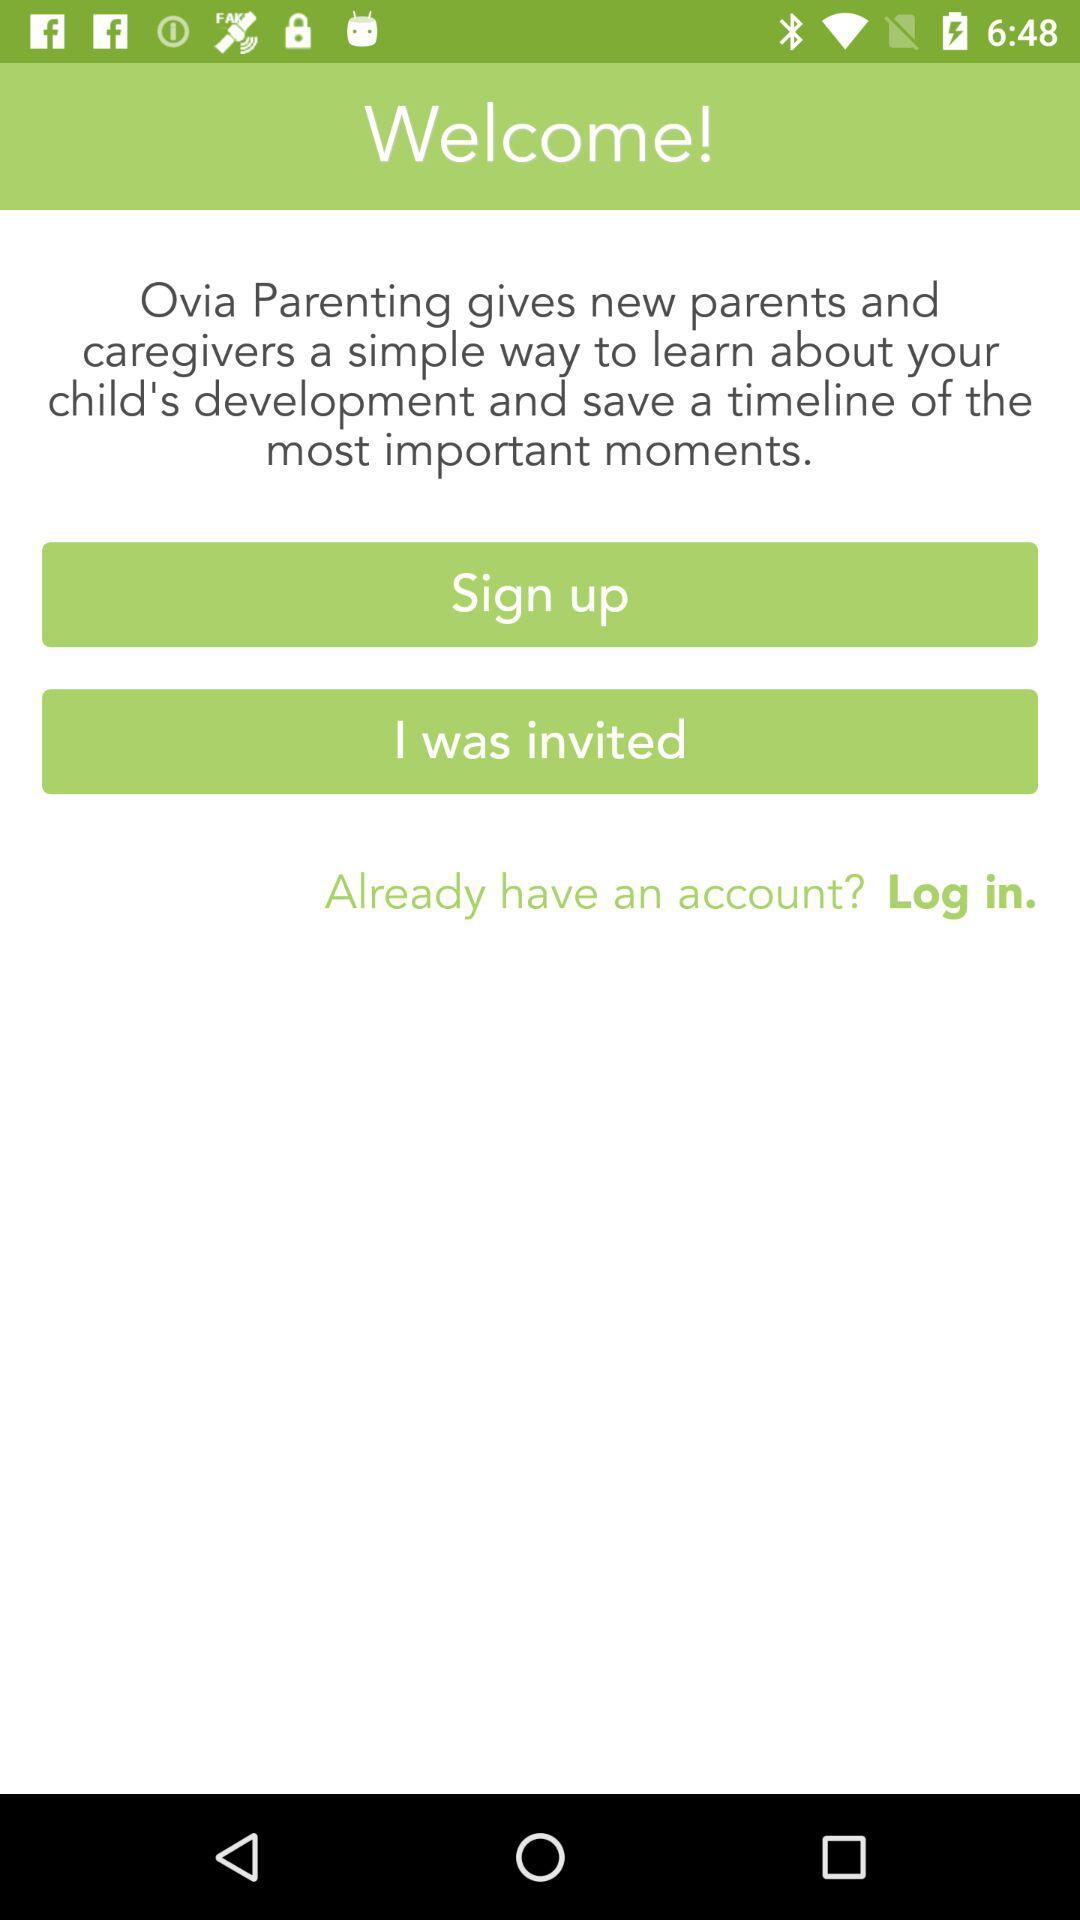 The image size is (1080, 1920). Describe the element at coordinates (950, 890) in the screenshot. I see `the log in. on the right` at that location.